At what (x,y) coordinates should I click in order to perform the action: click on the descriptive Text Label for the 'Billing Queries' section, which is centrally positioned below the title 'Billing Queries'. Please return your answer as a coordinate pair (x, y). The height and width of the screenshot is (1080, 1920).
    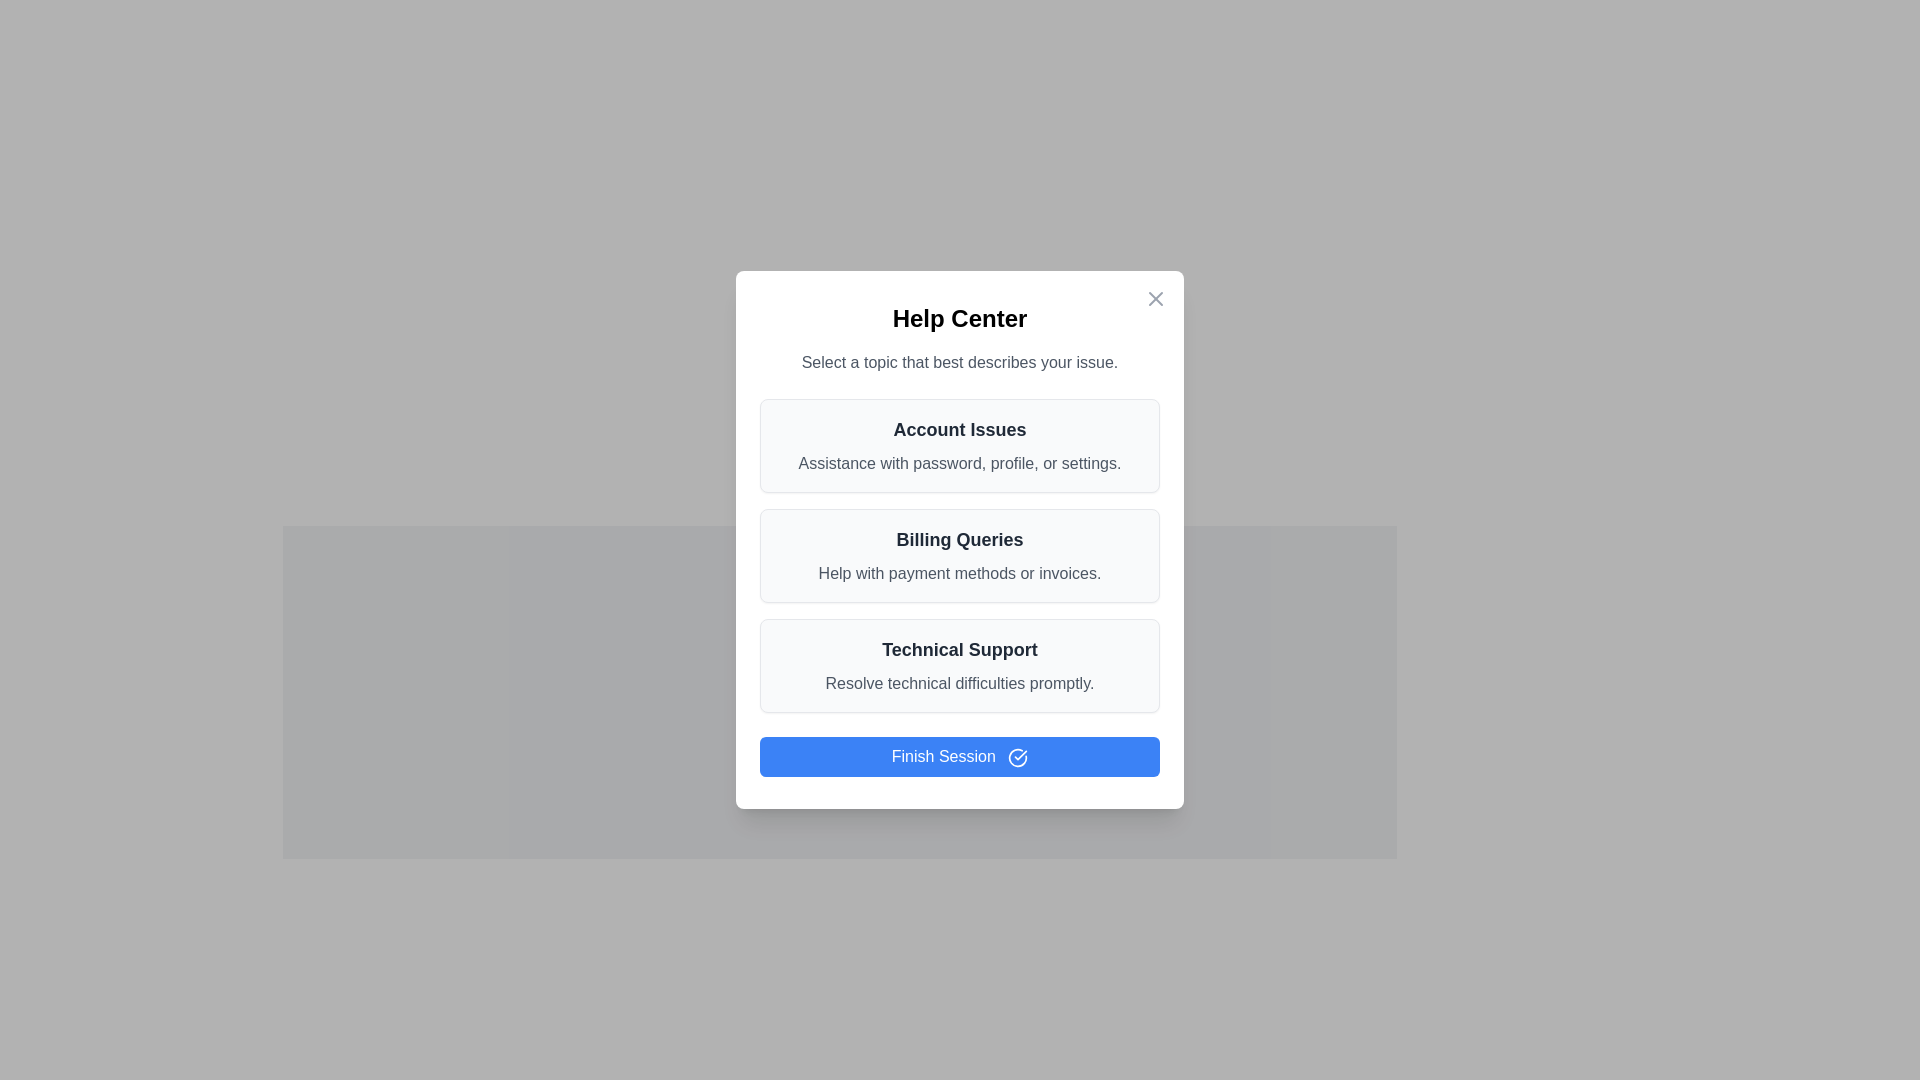
    Looking at the image, I should click on (960, 574).